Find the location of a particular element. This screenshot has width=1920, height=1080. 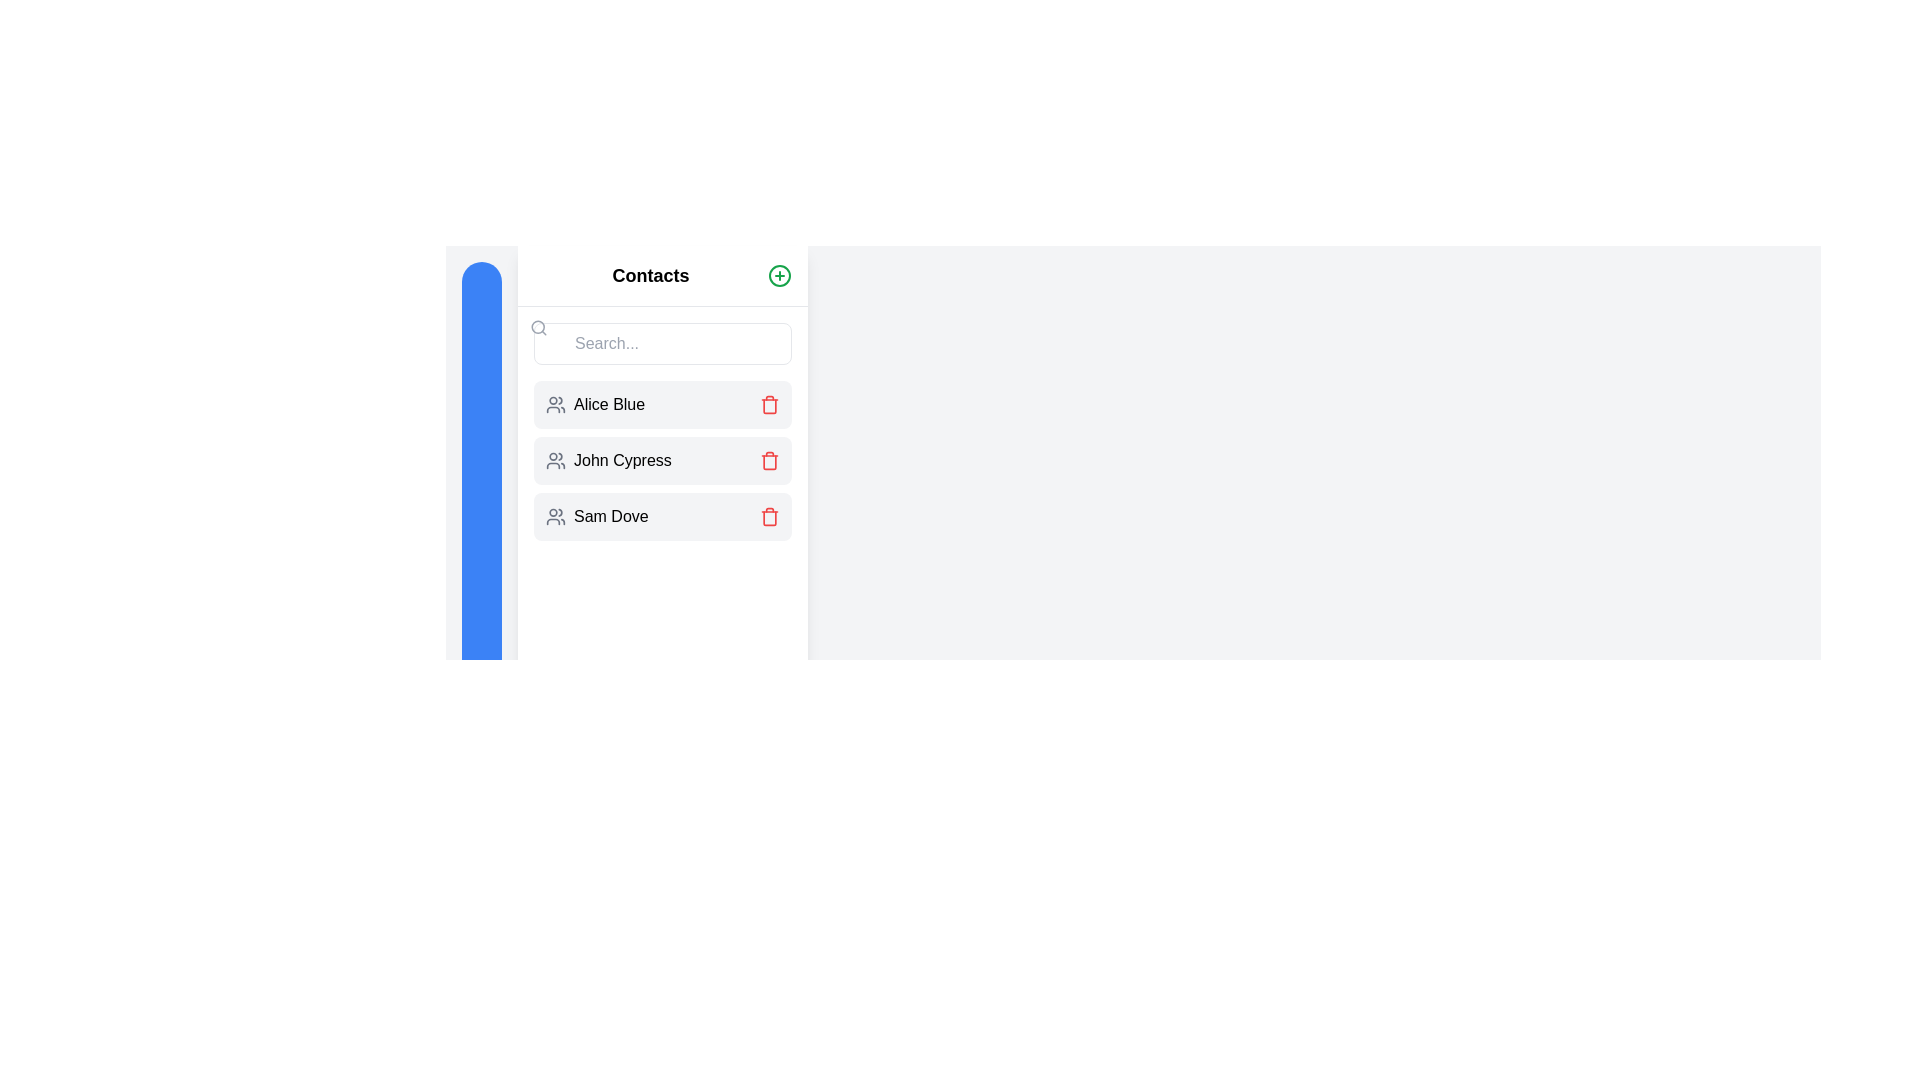

the delete action button for the contact named 'John Cypress', which is located in the second position of the contact list and is positioned to the far right of the name is located at coordinates (768, 461).